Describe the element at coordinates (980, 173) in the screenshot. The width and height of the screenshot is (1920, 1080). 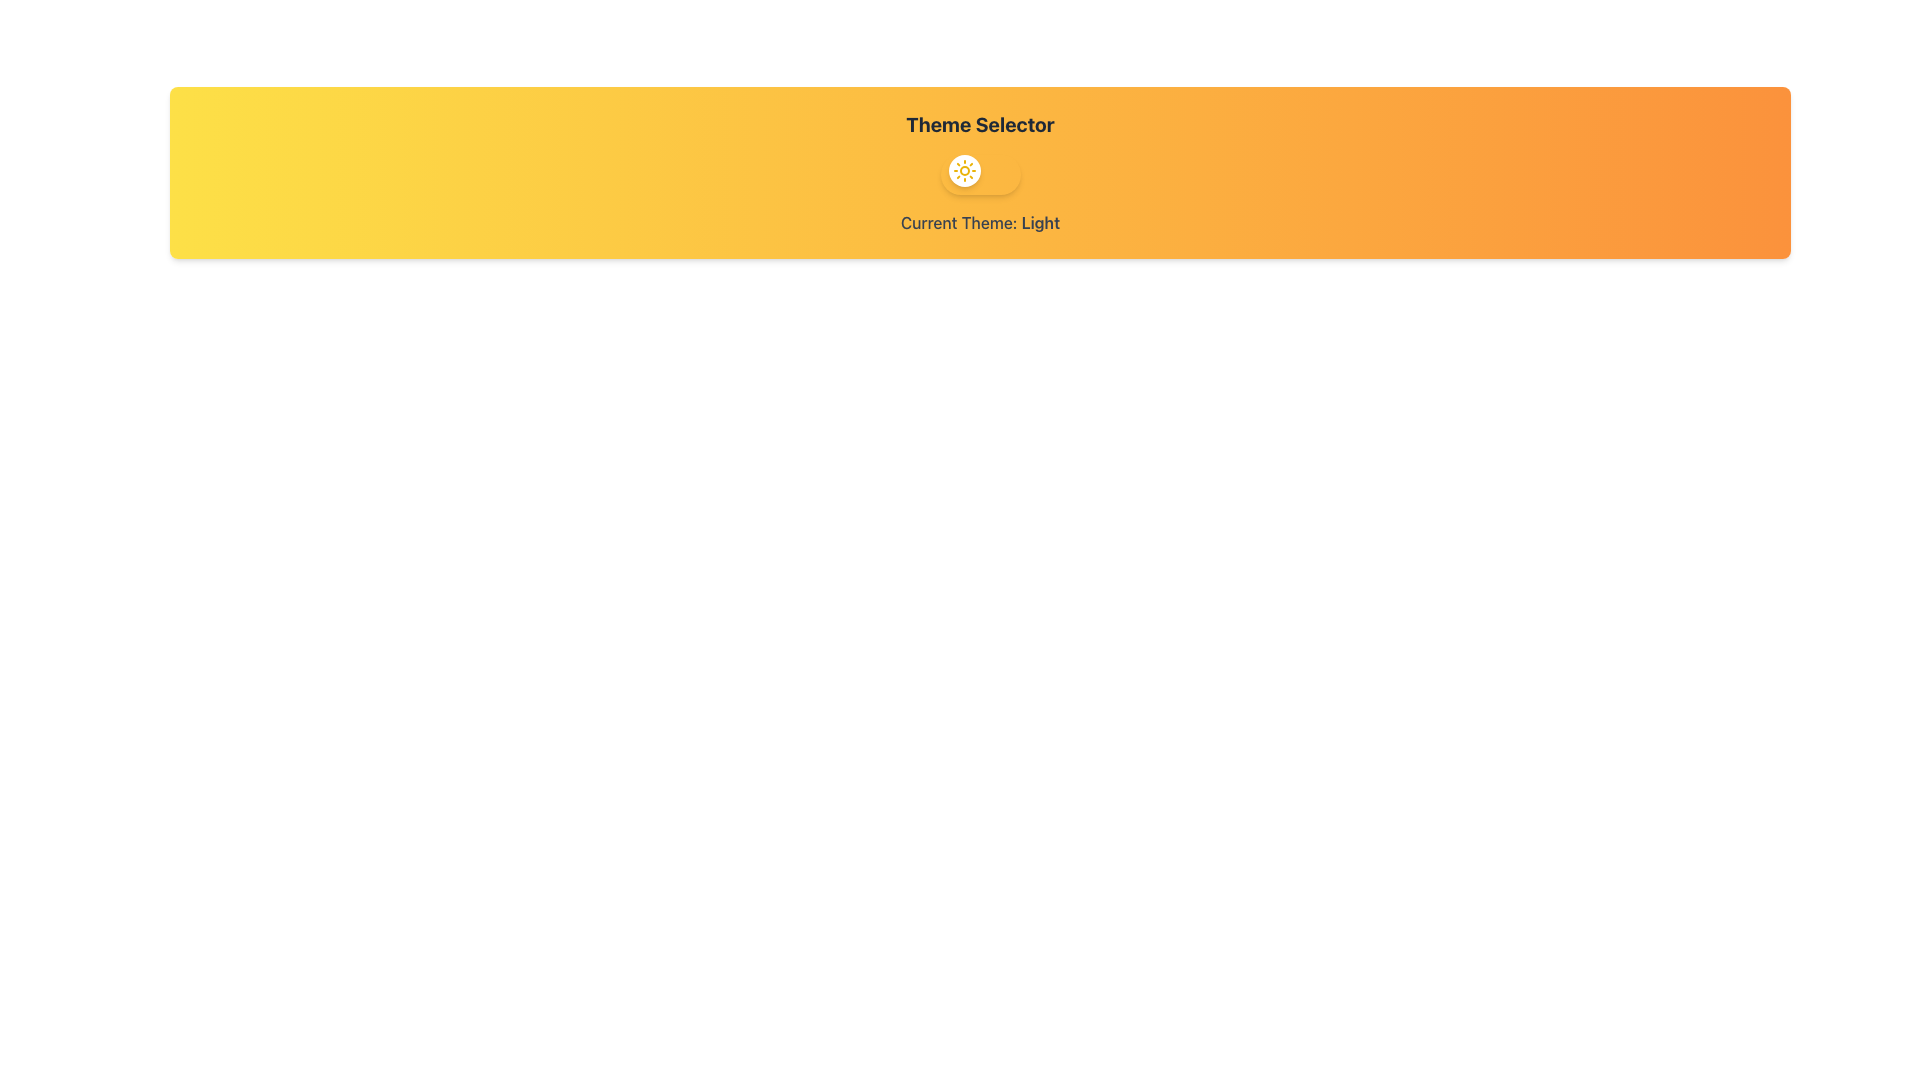
I see `the toggle switch located below the 'Theme Selector' title, which allows users to switch between light and dark modes` at that location.